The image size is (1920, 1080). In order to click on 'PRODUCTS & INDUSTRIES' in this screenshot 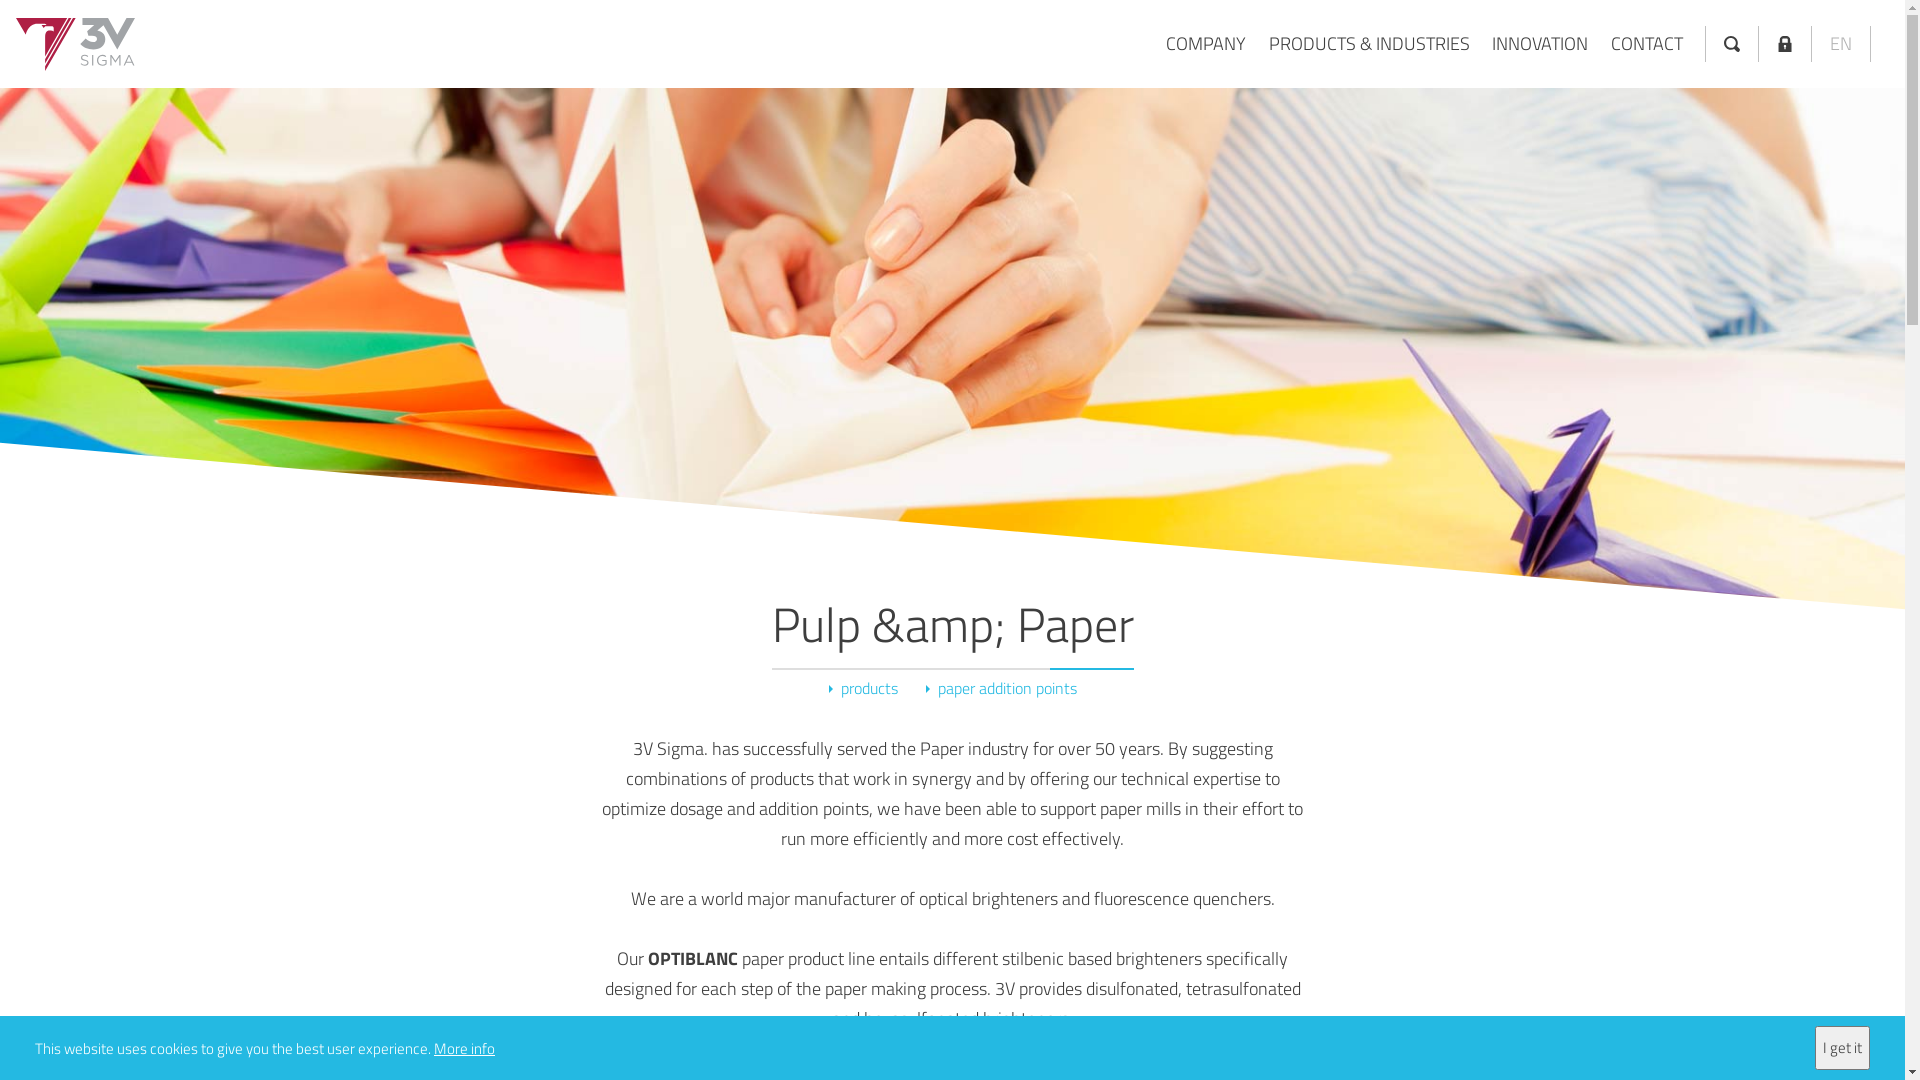, I will do `click(1367, 43)`.